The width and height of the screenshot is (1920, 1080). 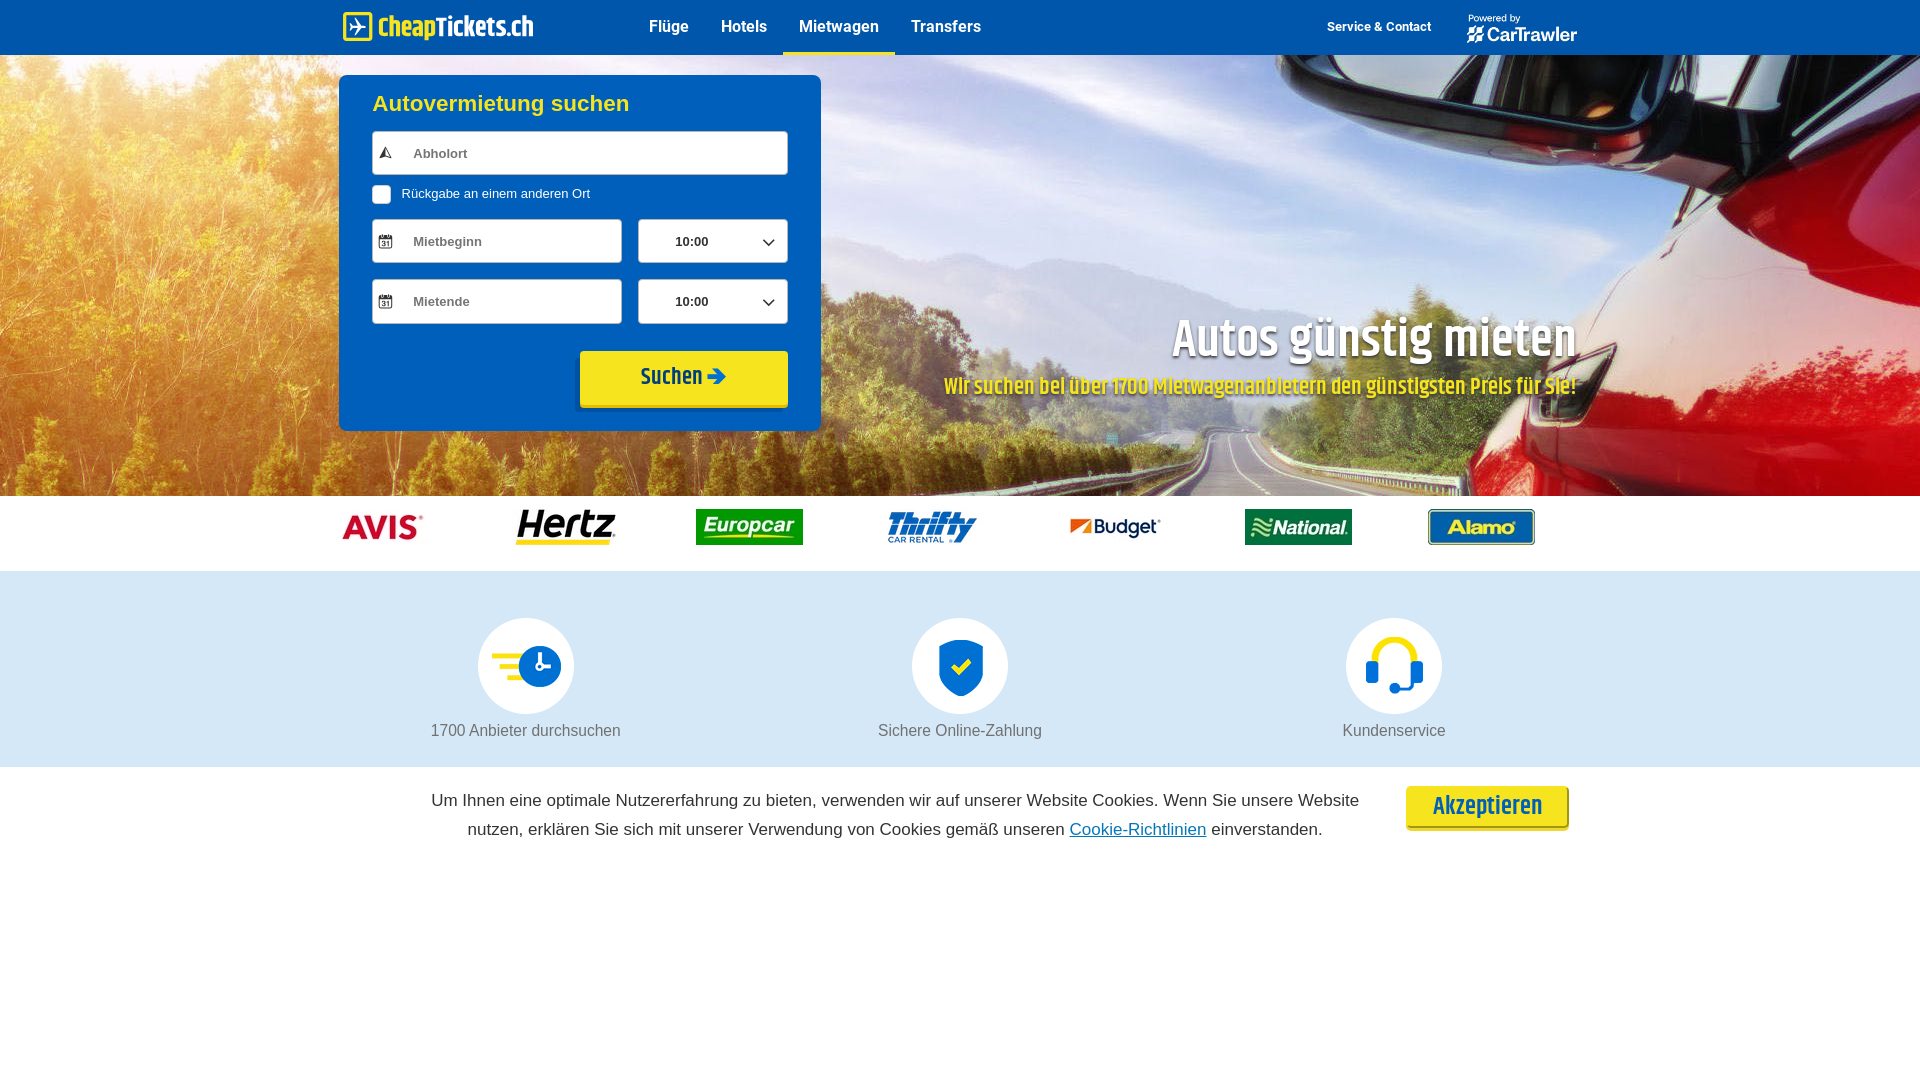 What do you see at coordinates (839, 27) in the screenshot?
I see `'Mietwagen'` at bounding box center [839, 27].